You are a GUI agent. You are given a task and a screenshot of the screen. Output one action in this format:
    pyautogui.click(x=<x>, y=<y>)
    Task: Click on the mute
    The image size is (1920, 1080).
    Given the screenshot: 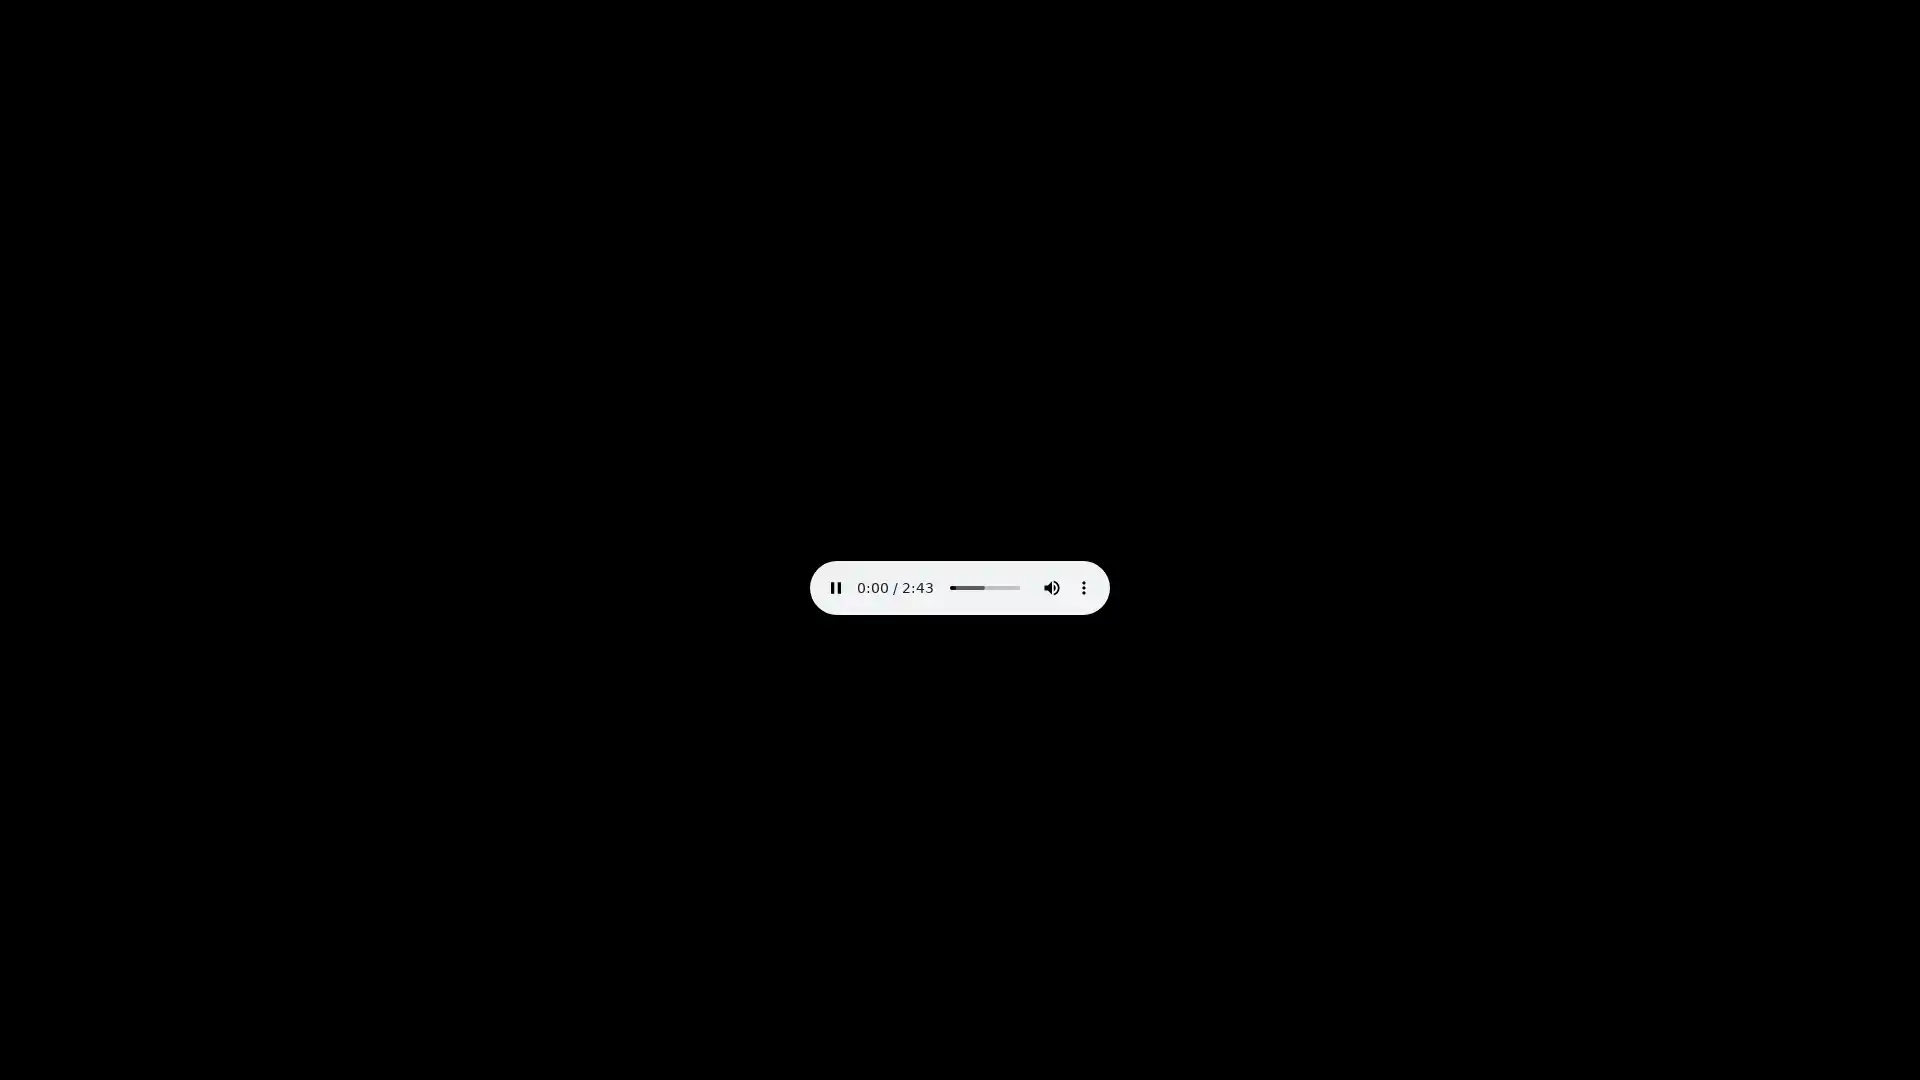 What is the action you would take?
    pyautogui.click(x=1050, y=586)
    